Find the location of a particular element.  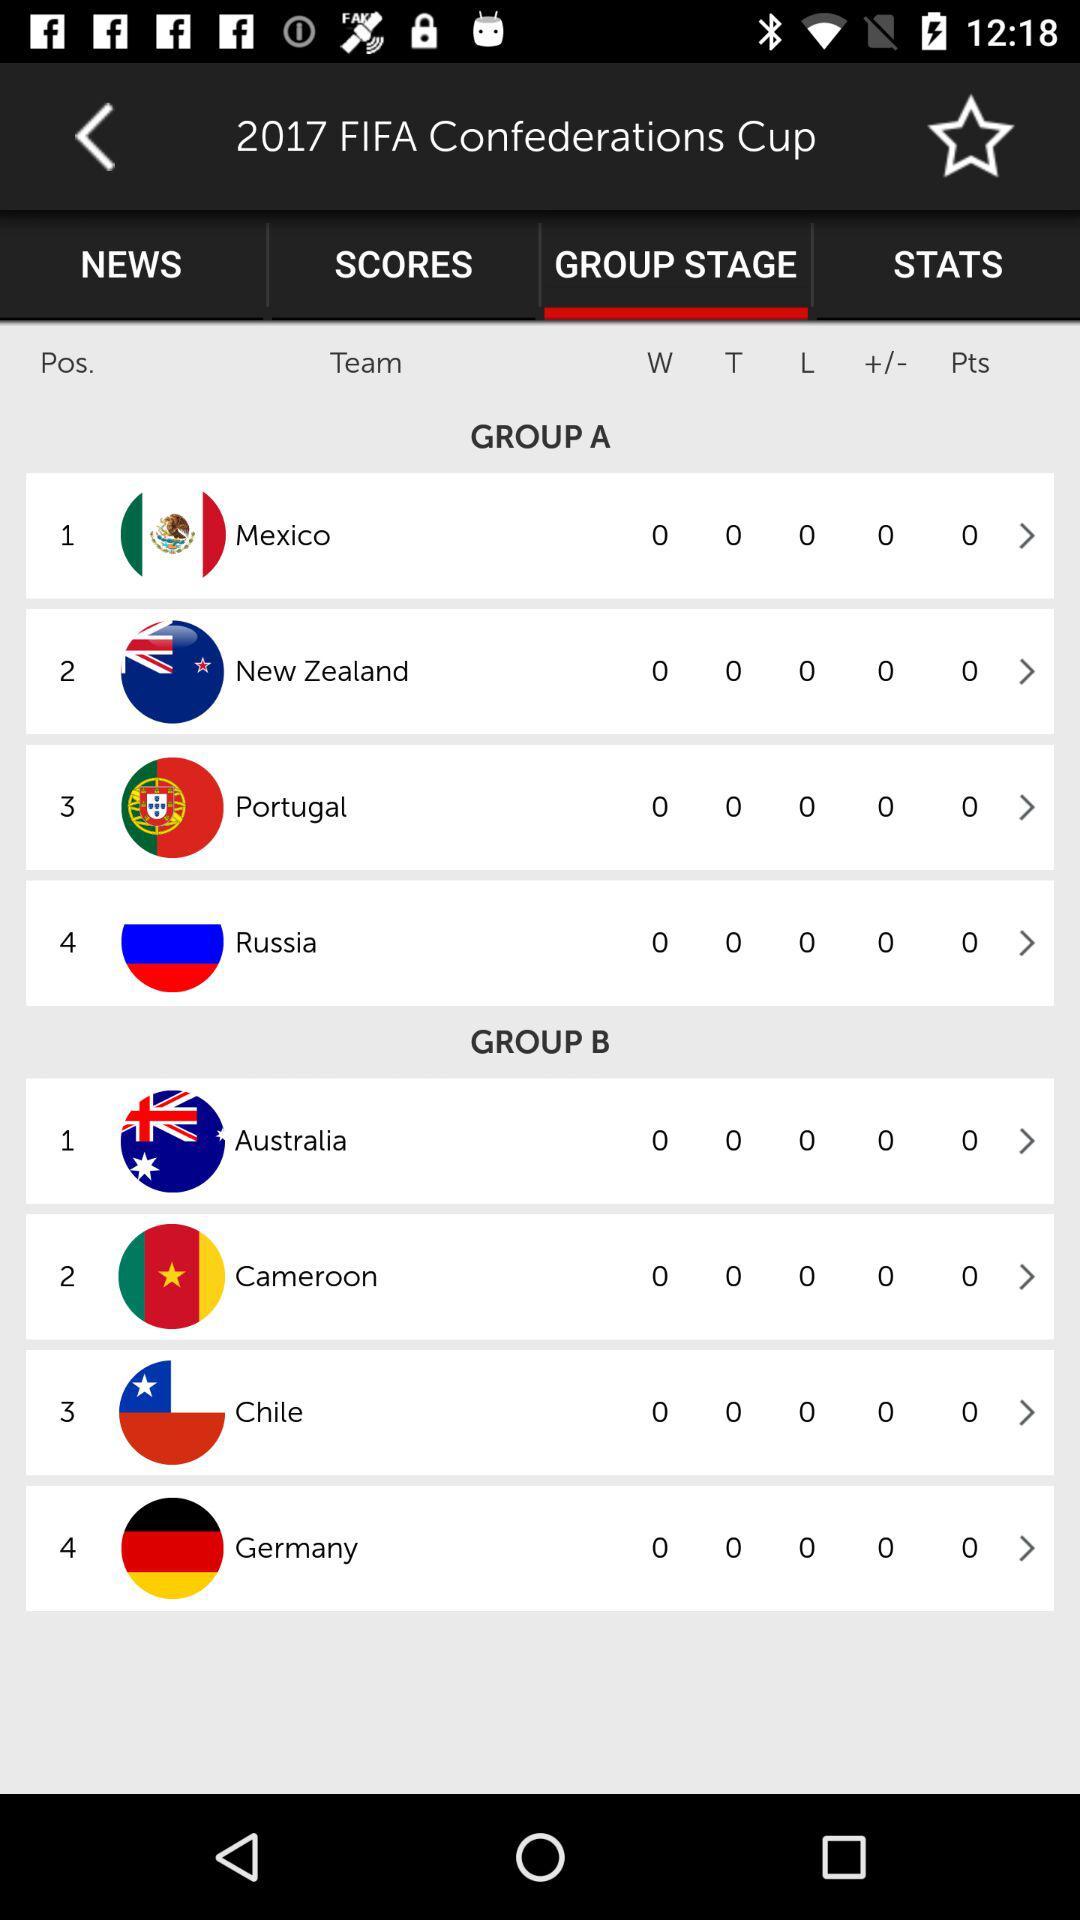

new zealand is located at coordinates (427, 671).